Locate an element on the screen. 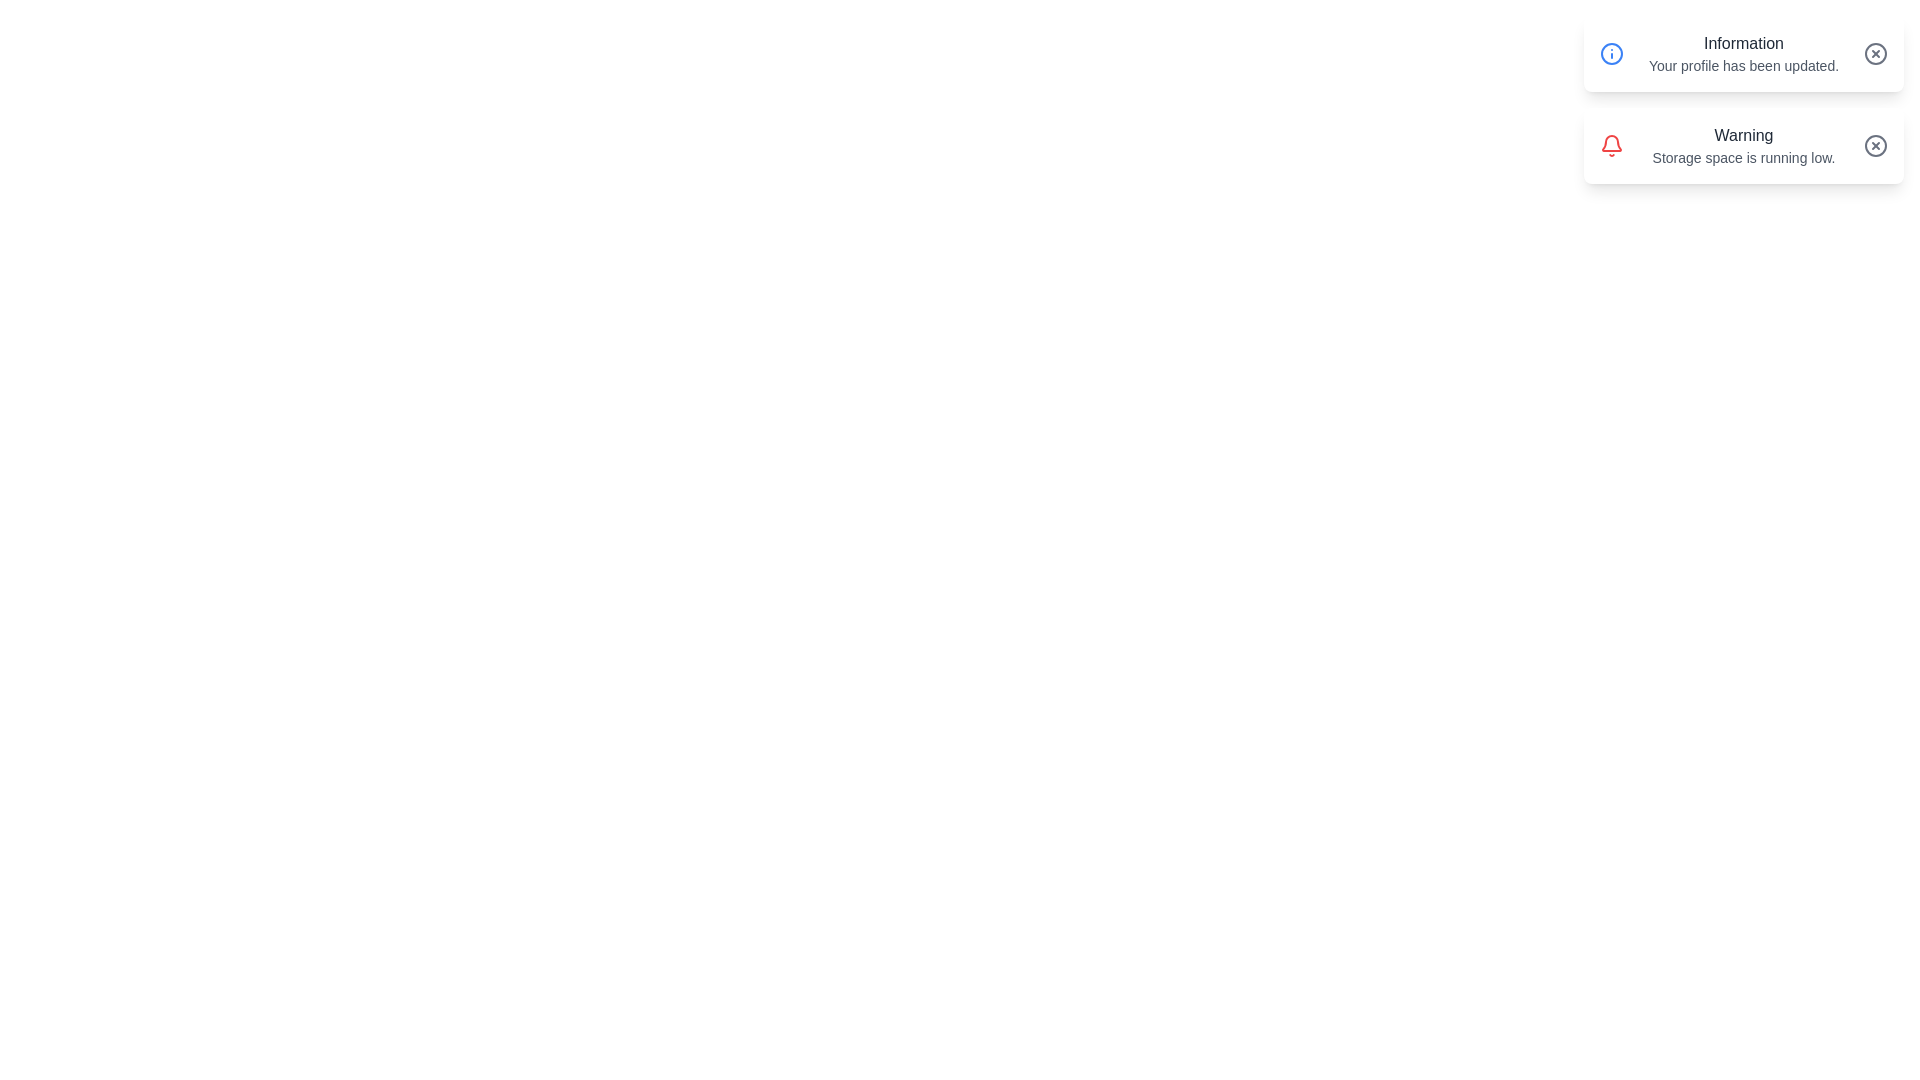  the 'Information' text label, which is prominently displayed at the top of the notification box is located at coordinates (1742, 43).